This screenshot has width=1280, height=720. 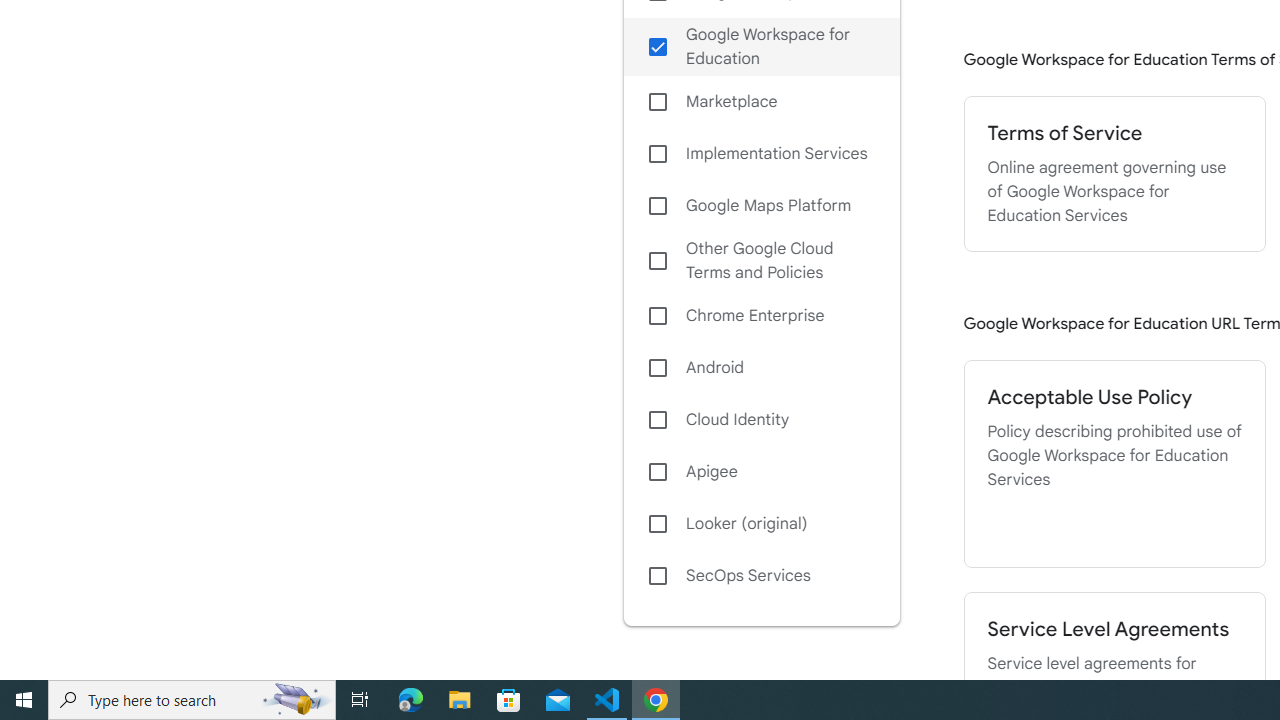 What do you see at coordinates (760, 418) in the screenshot?
I see `'Cloud Identity'` at bounding box center [760, 418].